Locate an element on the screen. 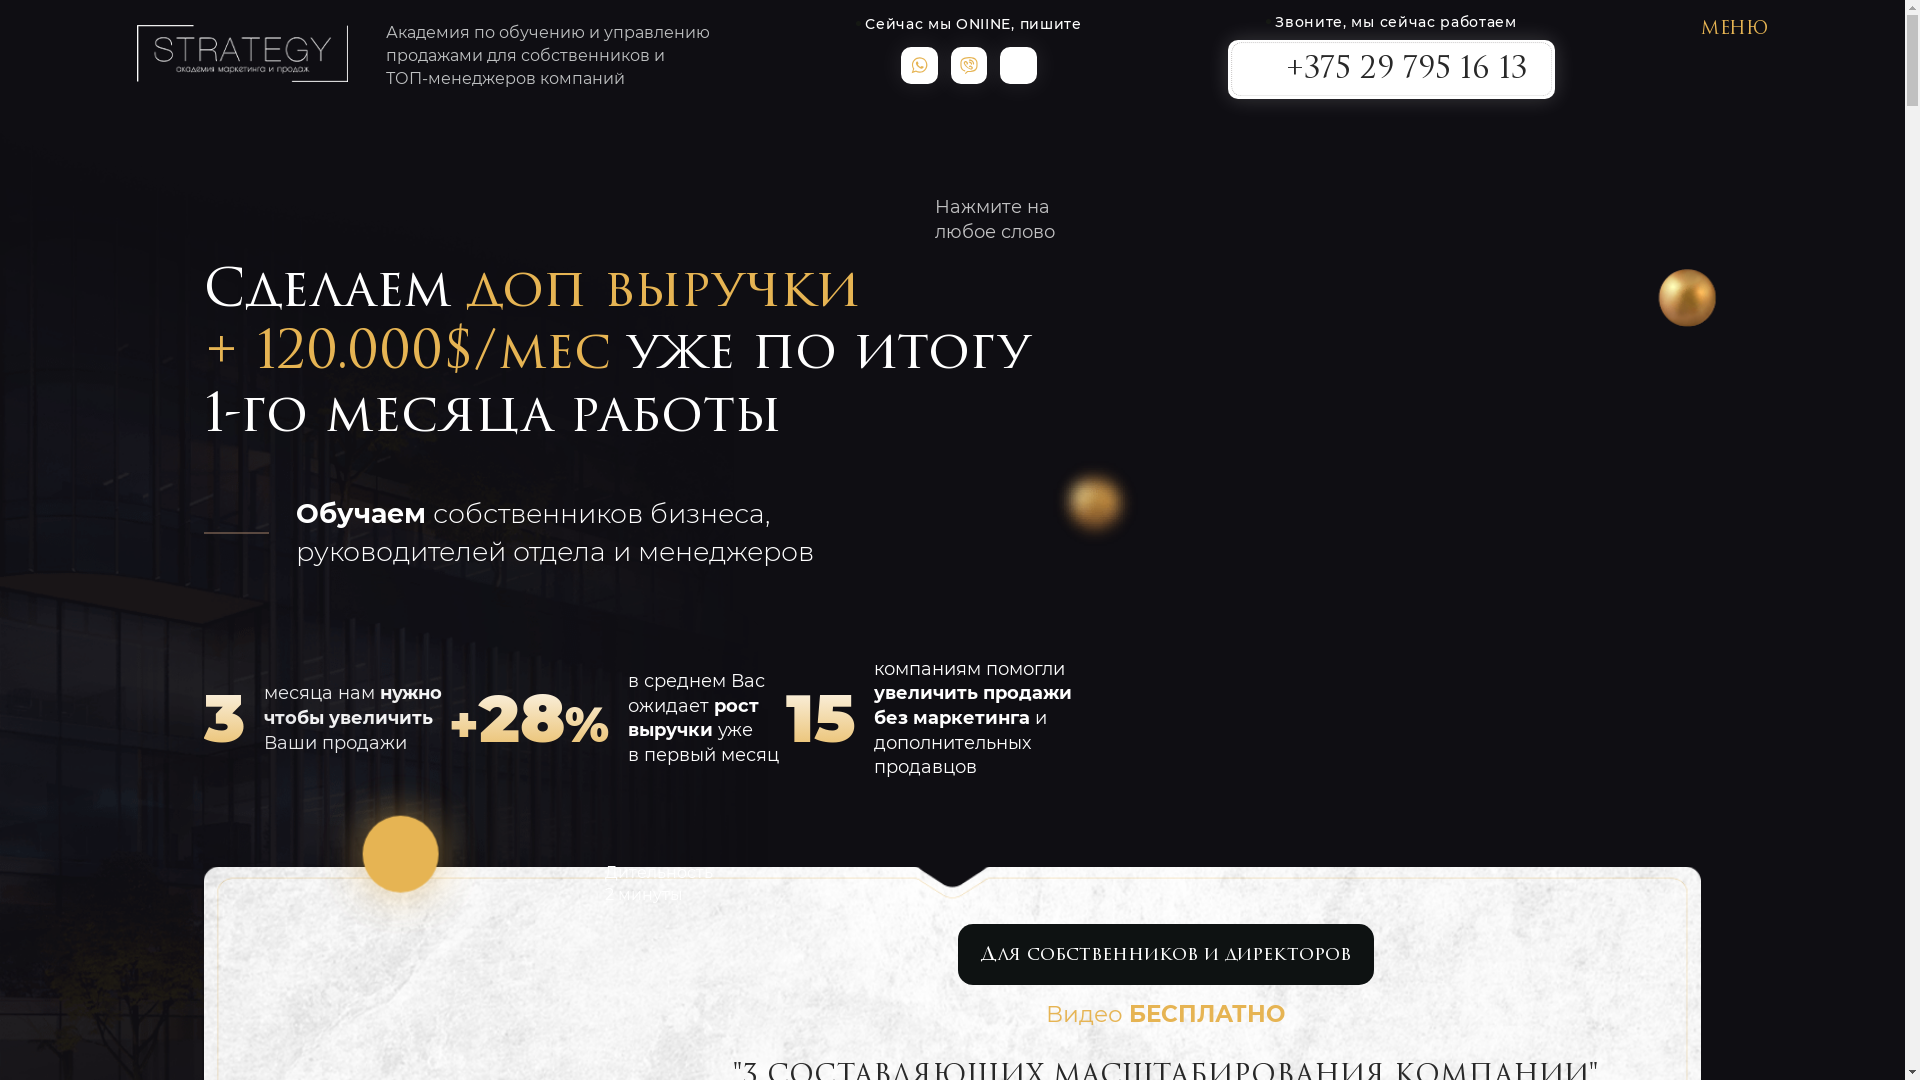 This screenshot has width=1920, height=1080. '+375 29 795 16 13' is located at coordinates (1391, 70).